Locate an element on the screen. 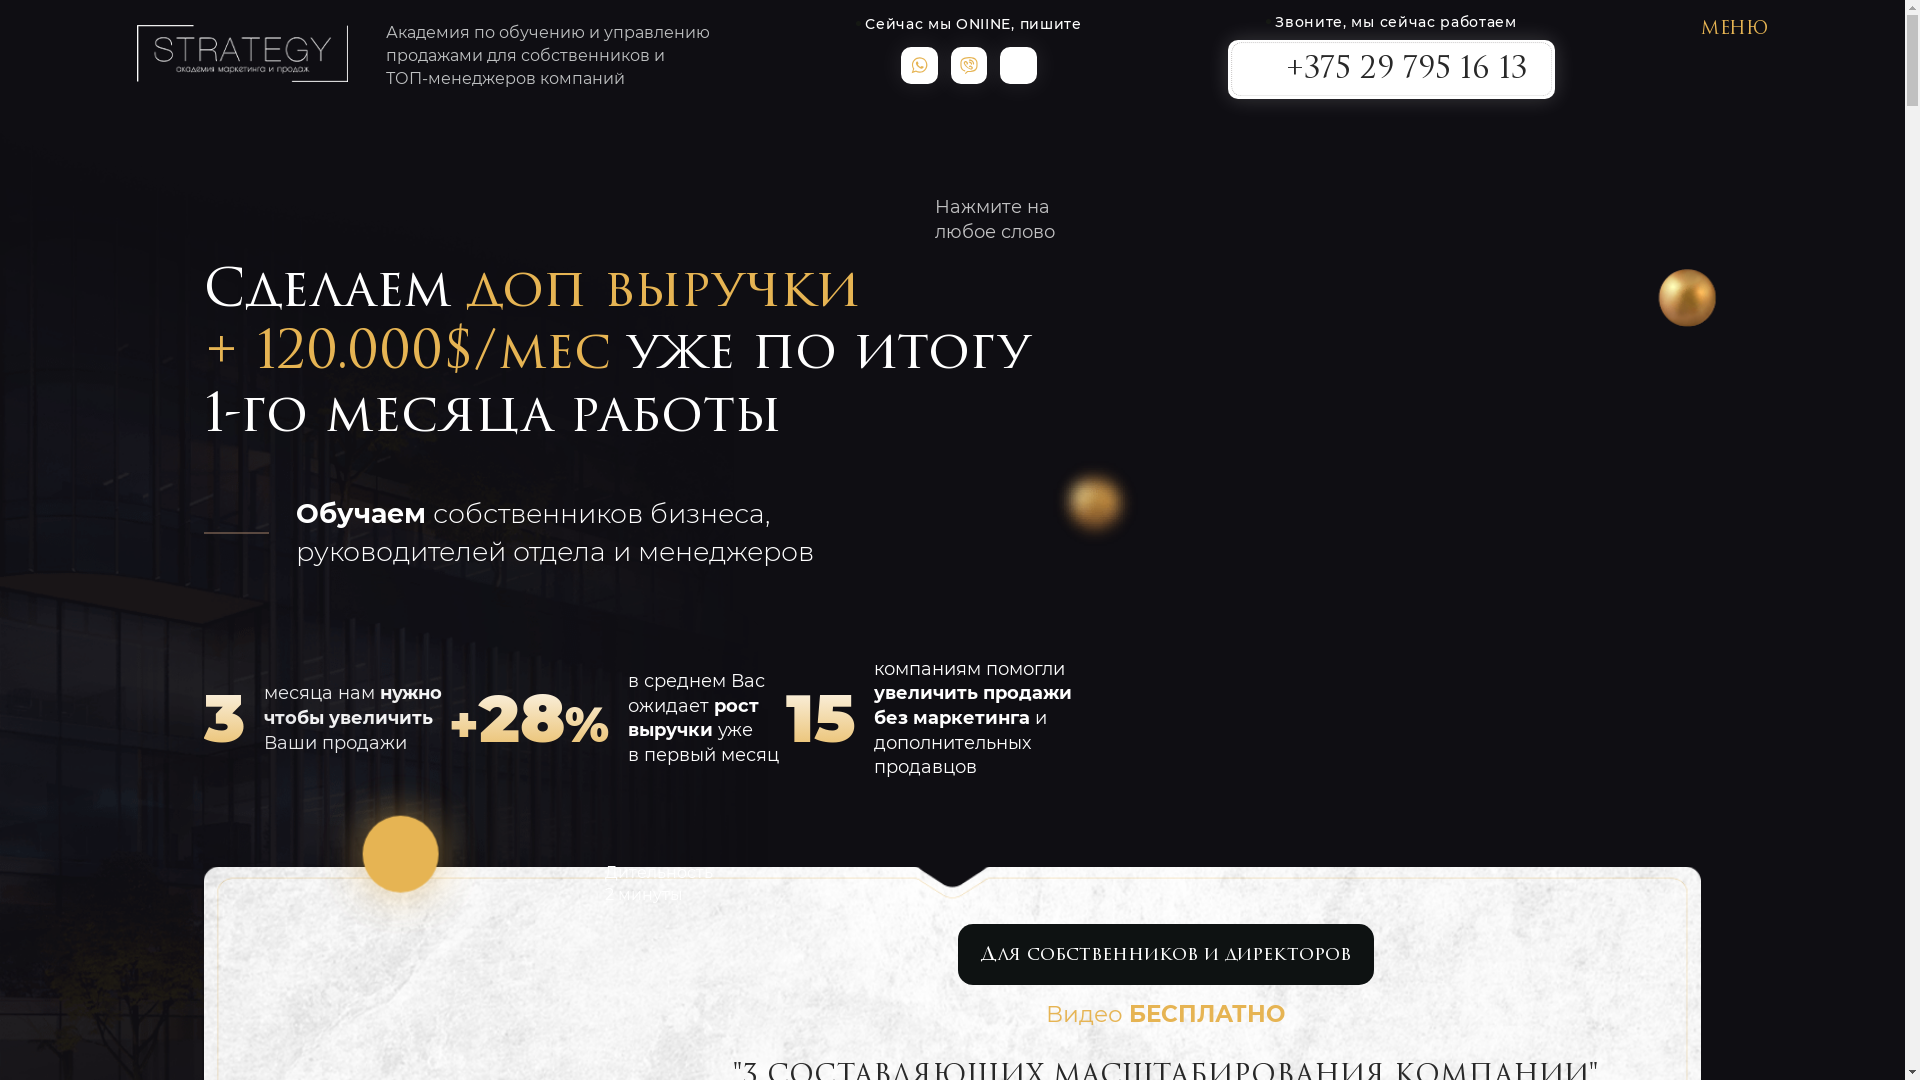 This screenshot has width=1920, height=1080. '+375 29 795 16 13' is located at coordinates (1391, 70).